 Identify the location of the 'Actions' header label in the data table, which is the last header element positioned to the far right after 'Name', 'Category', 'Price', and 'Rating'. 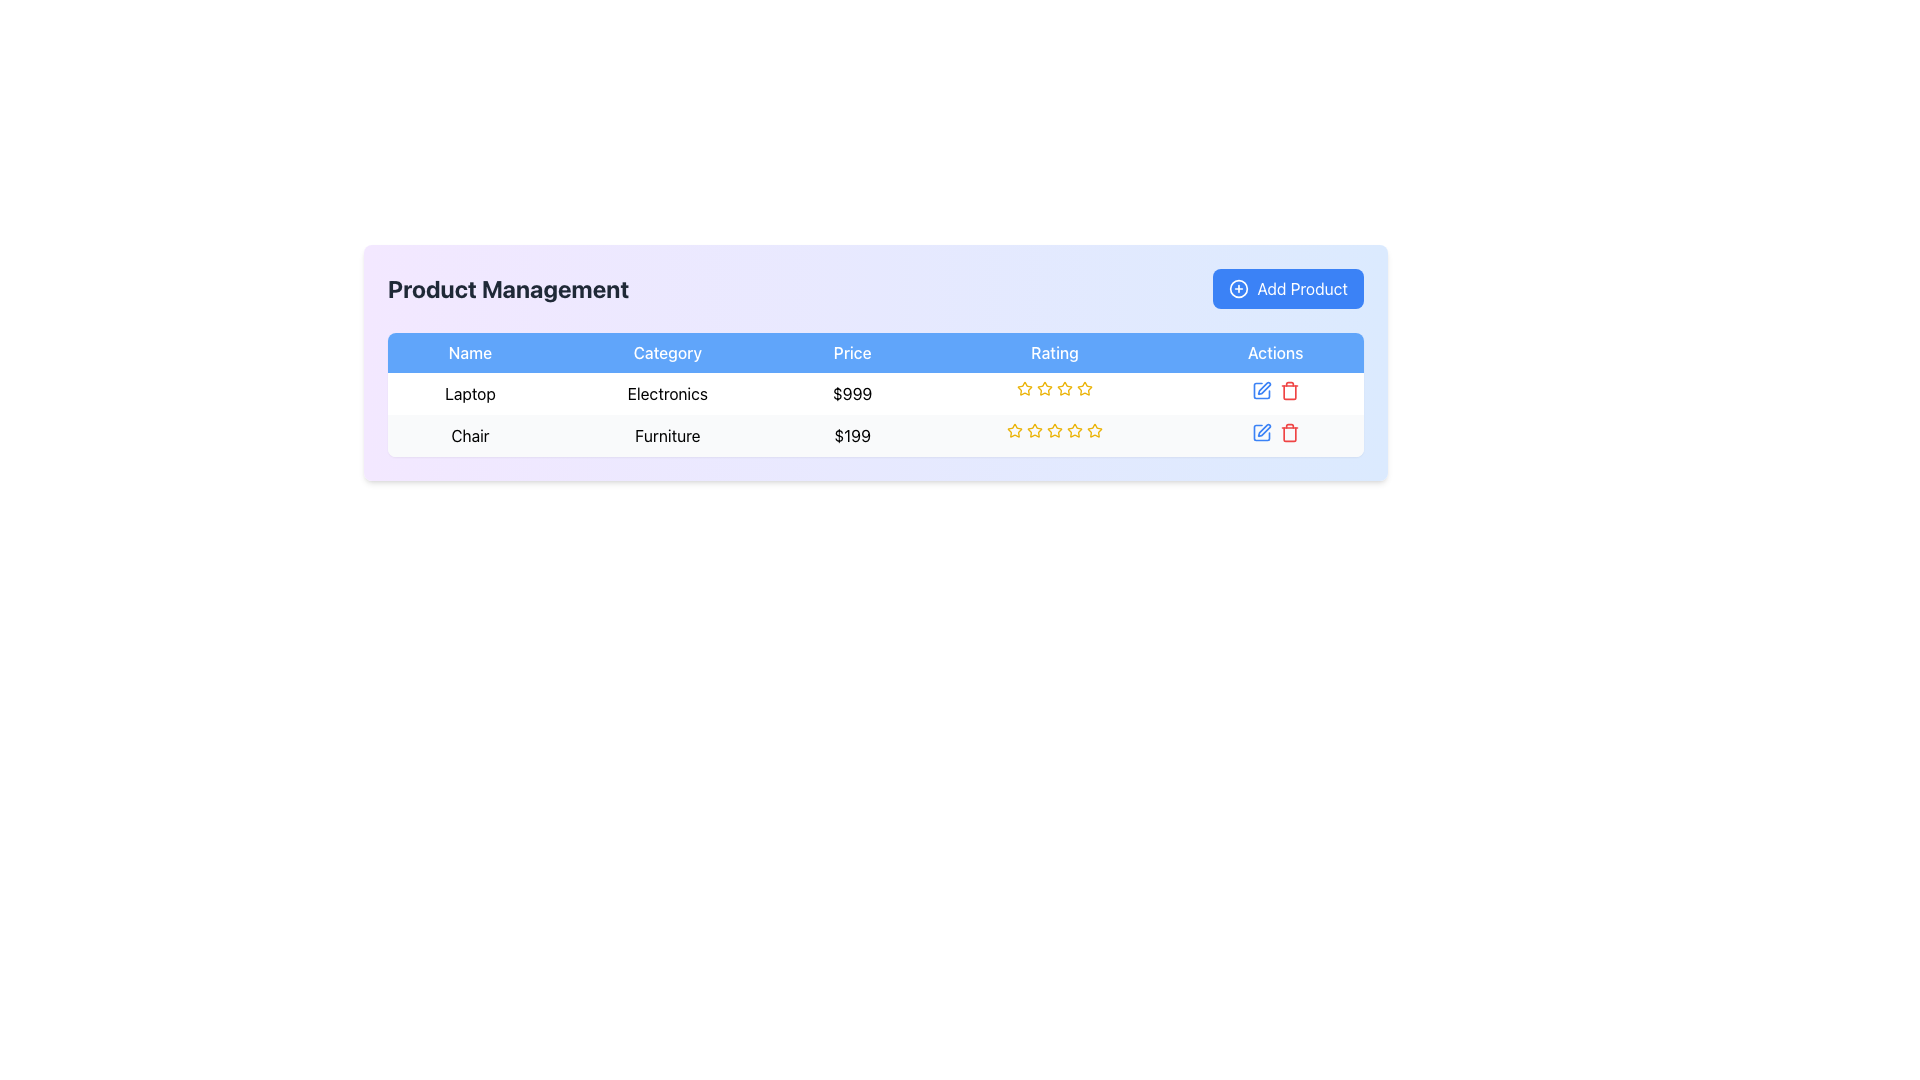
(1274, 352).